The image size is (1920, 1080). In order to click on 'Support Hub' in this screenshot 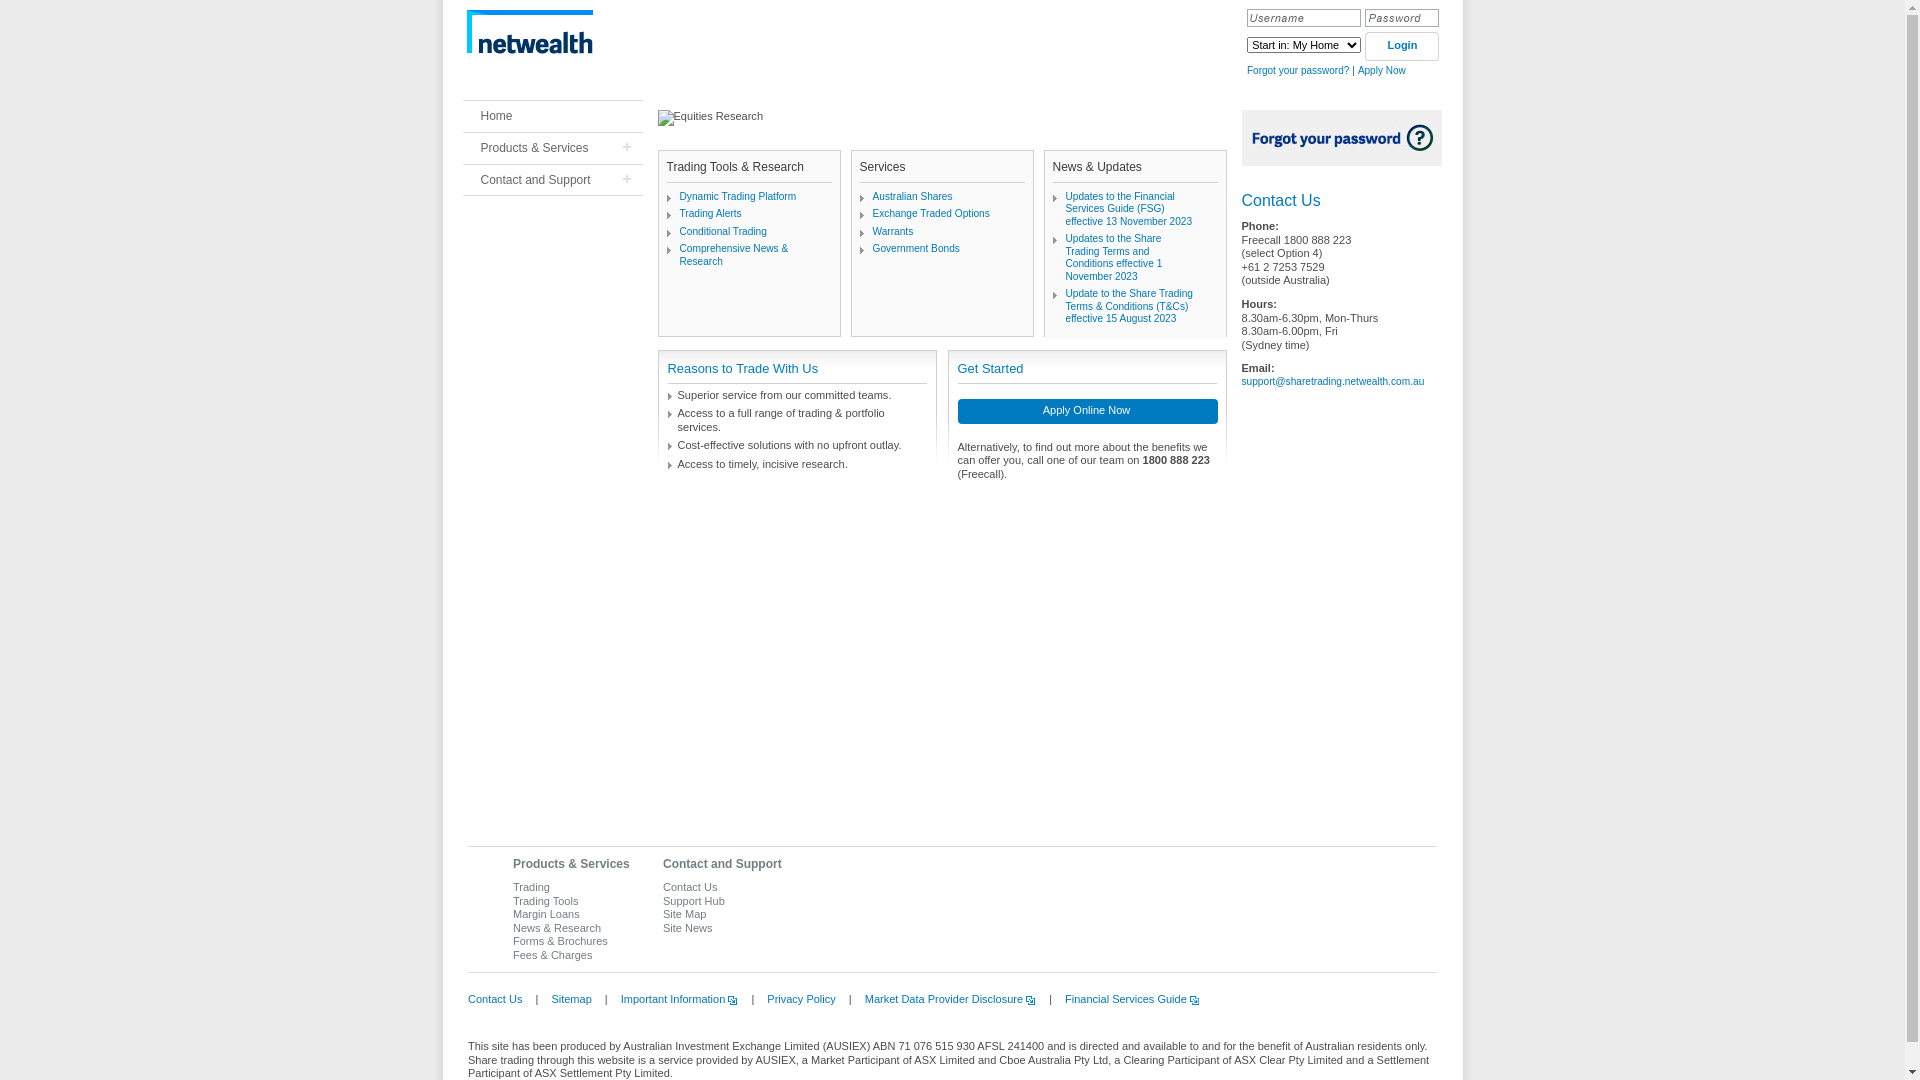, I will do `click(662, 901)`.